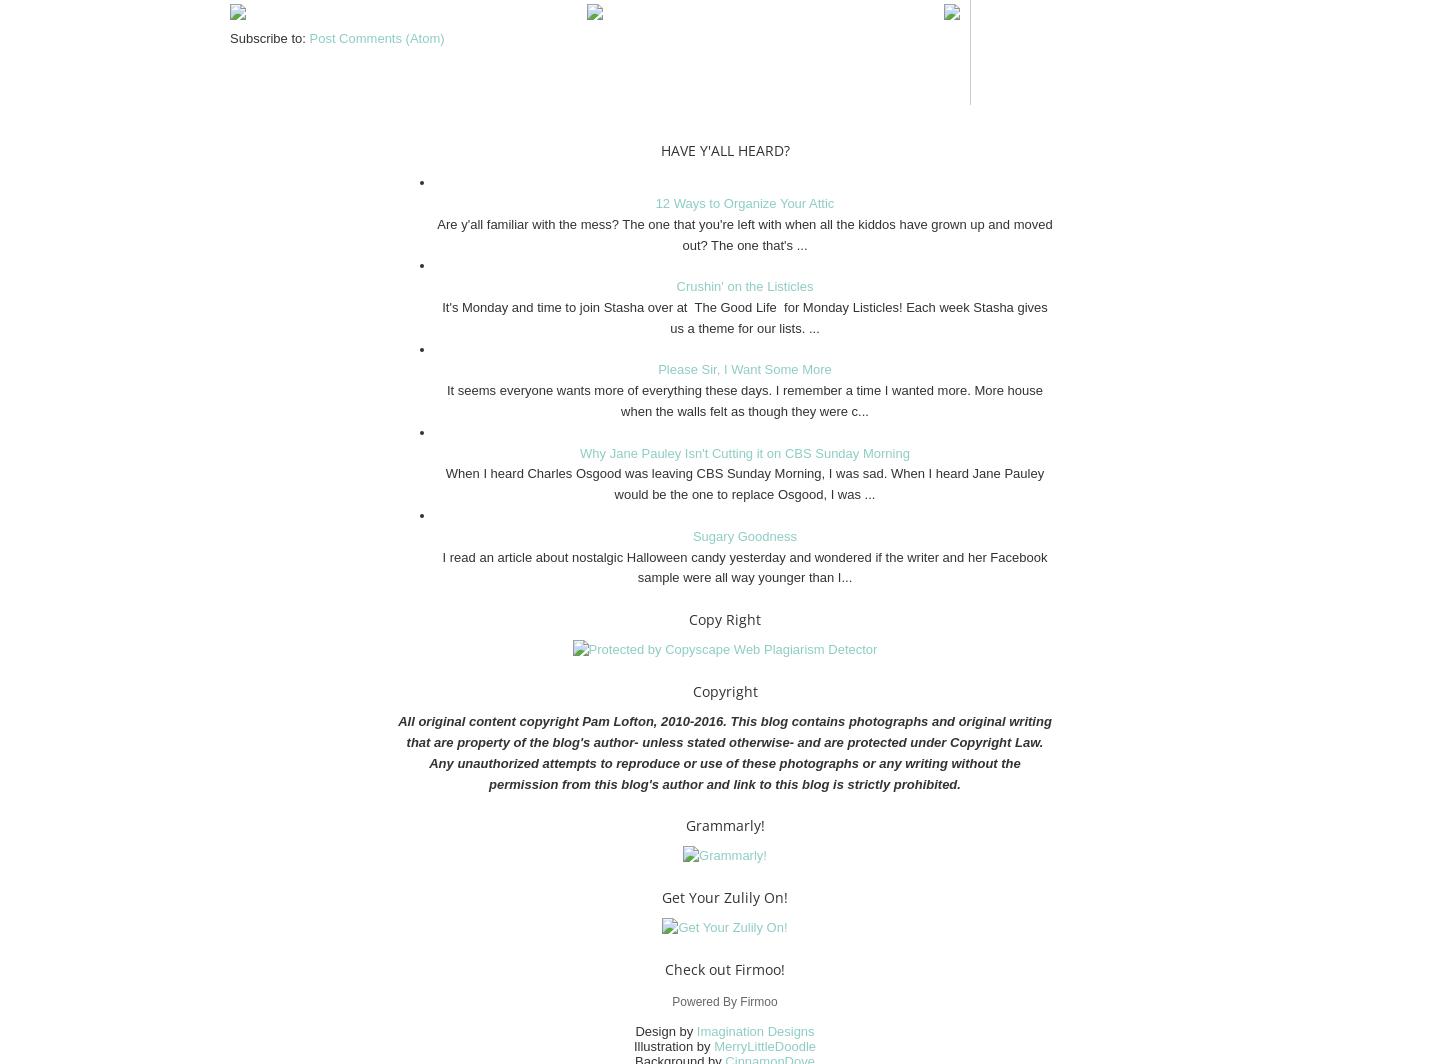  I want to click on 'When I heard Charles Osgood was leaving CBS Sunday Morning, I was sad. When I heard Jane Pauley would be the one to replace Osgood, I was ...', so click(744, 484).